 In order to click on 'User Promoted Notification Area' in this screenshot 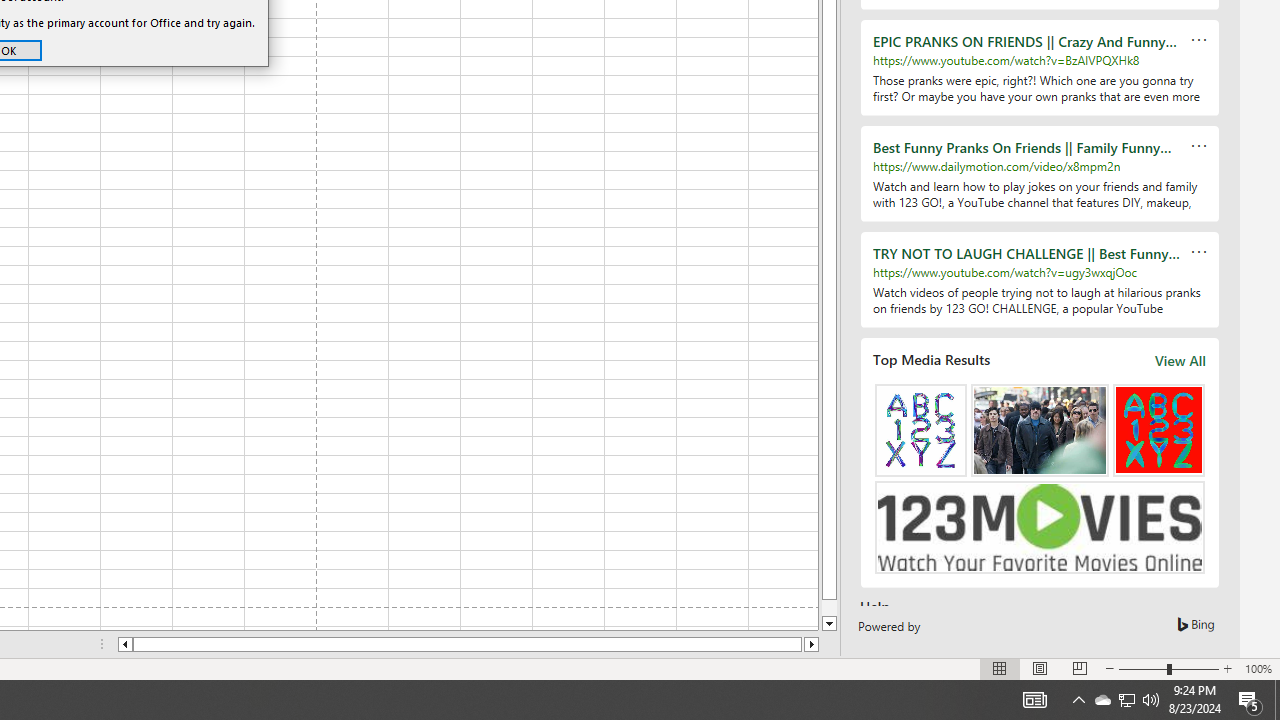, I will do `click(1127, 698)`.